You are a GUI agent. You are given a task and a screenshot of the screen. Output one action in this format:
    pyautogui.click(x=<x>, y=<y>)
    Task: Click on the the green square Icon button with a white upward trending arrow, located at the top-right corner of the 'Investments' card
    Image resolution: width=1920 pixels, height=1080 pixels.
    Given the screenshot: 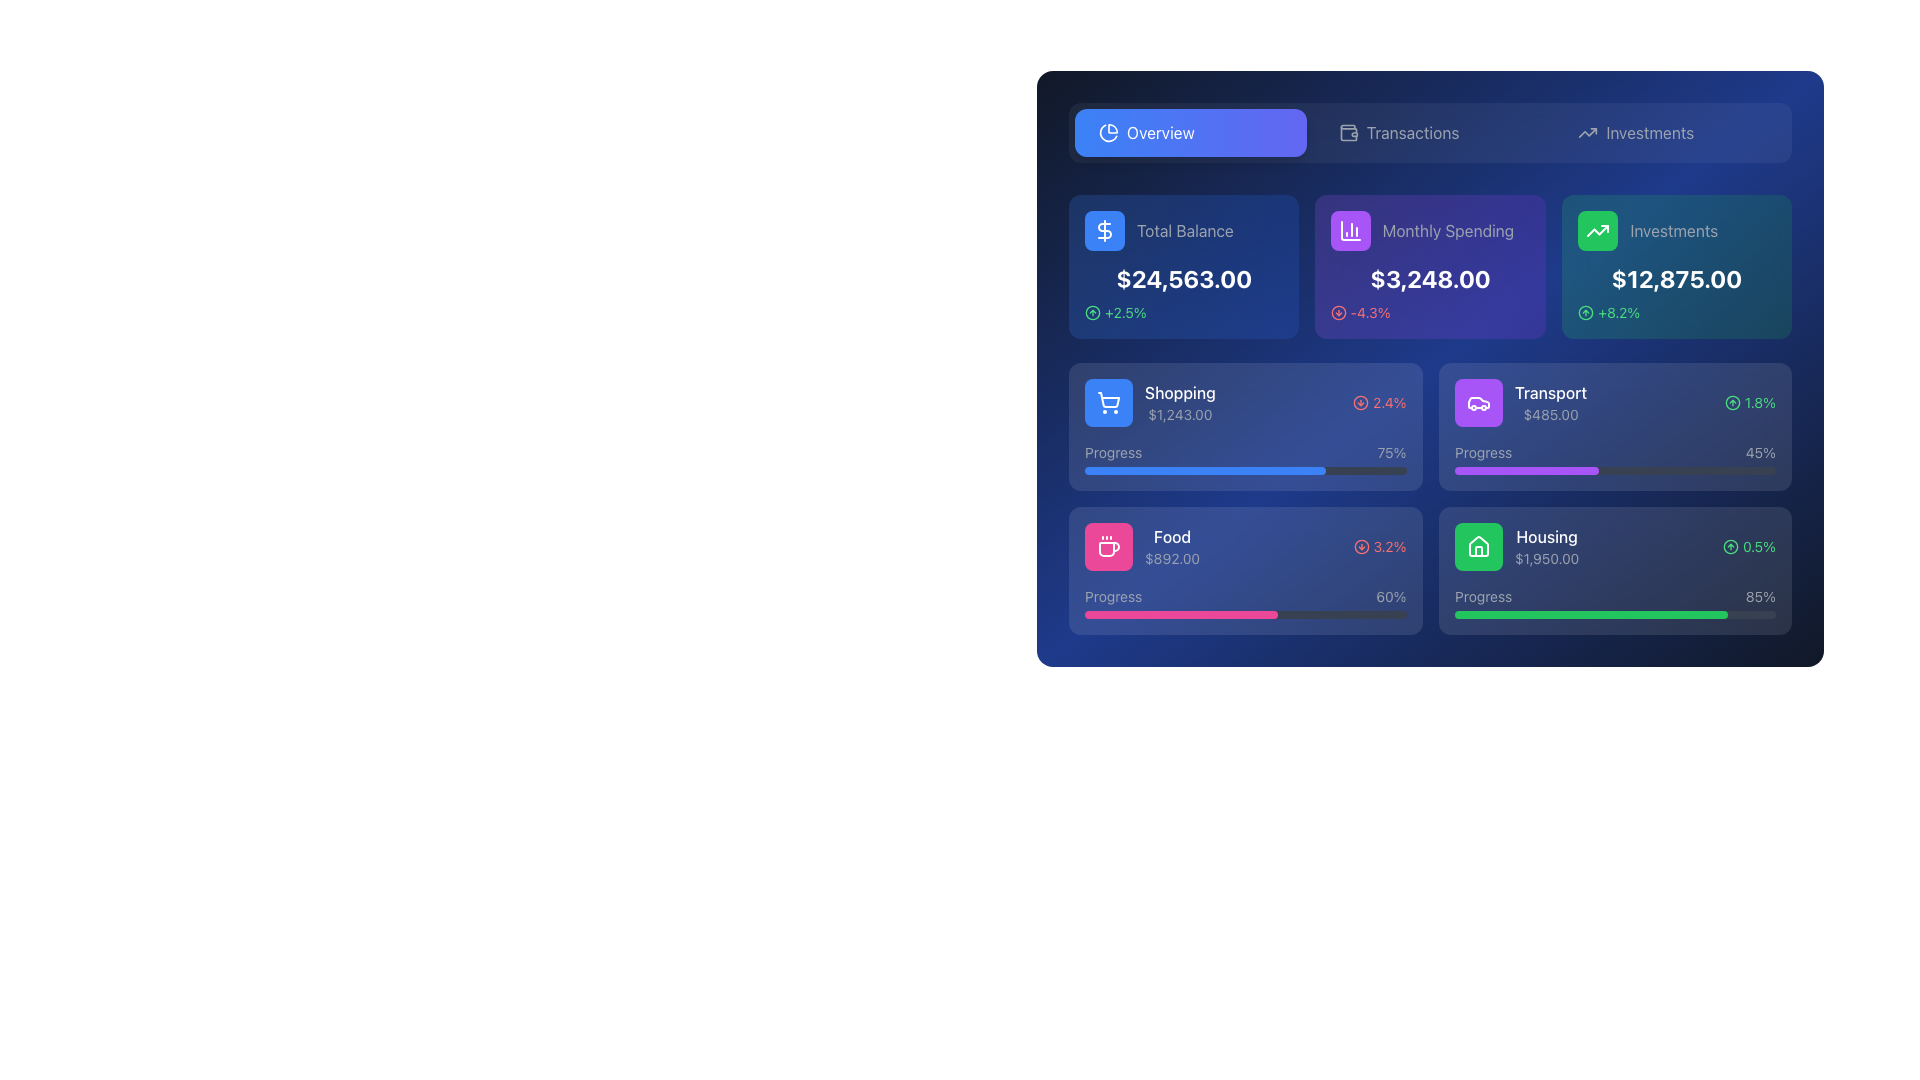 What is the action you would take?
    pyautogui.click(x=1596, y=230)
    